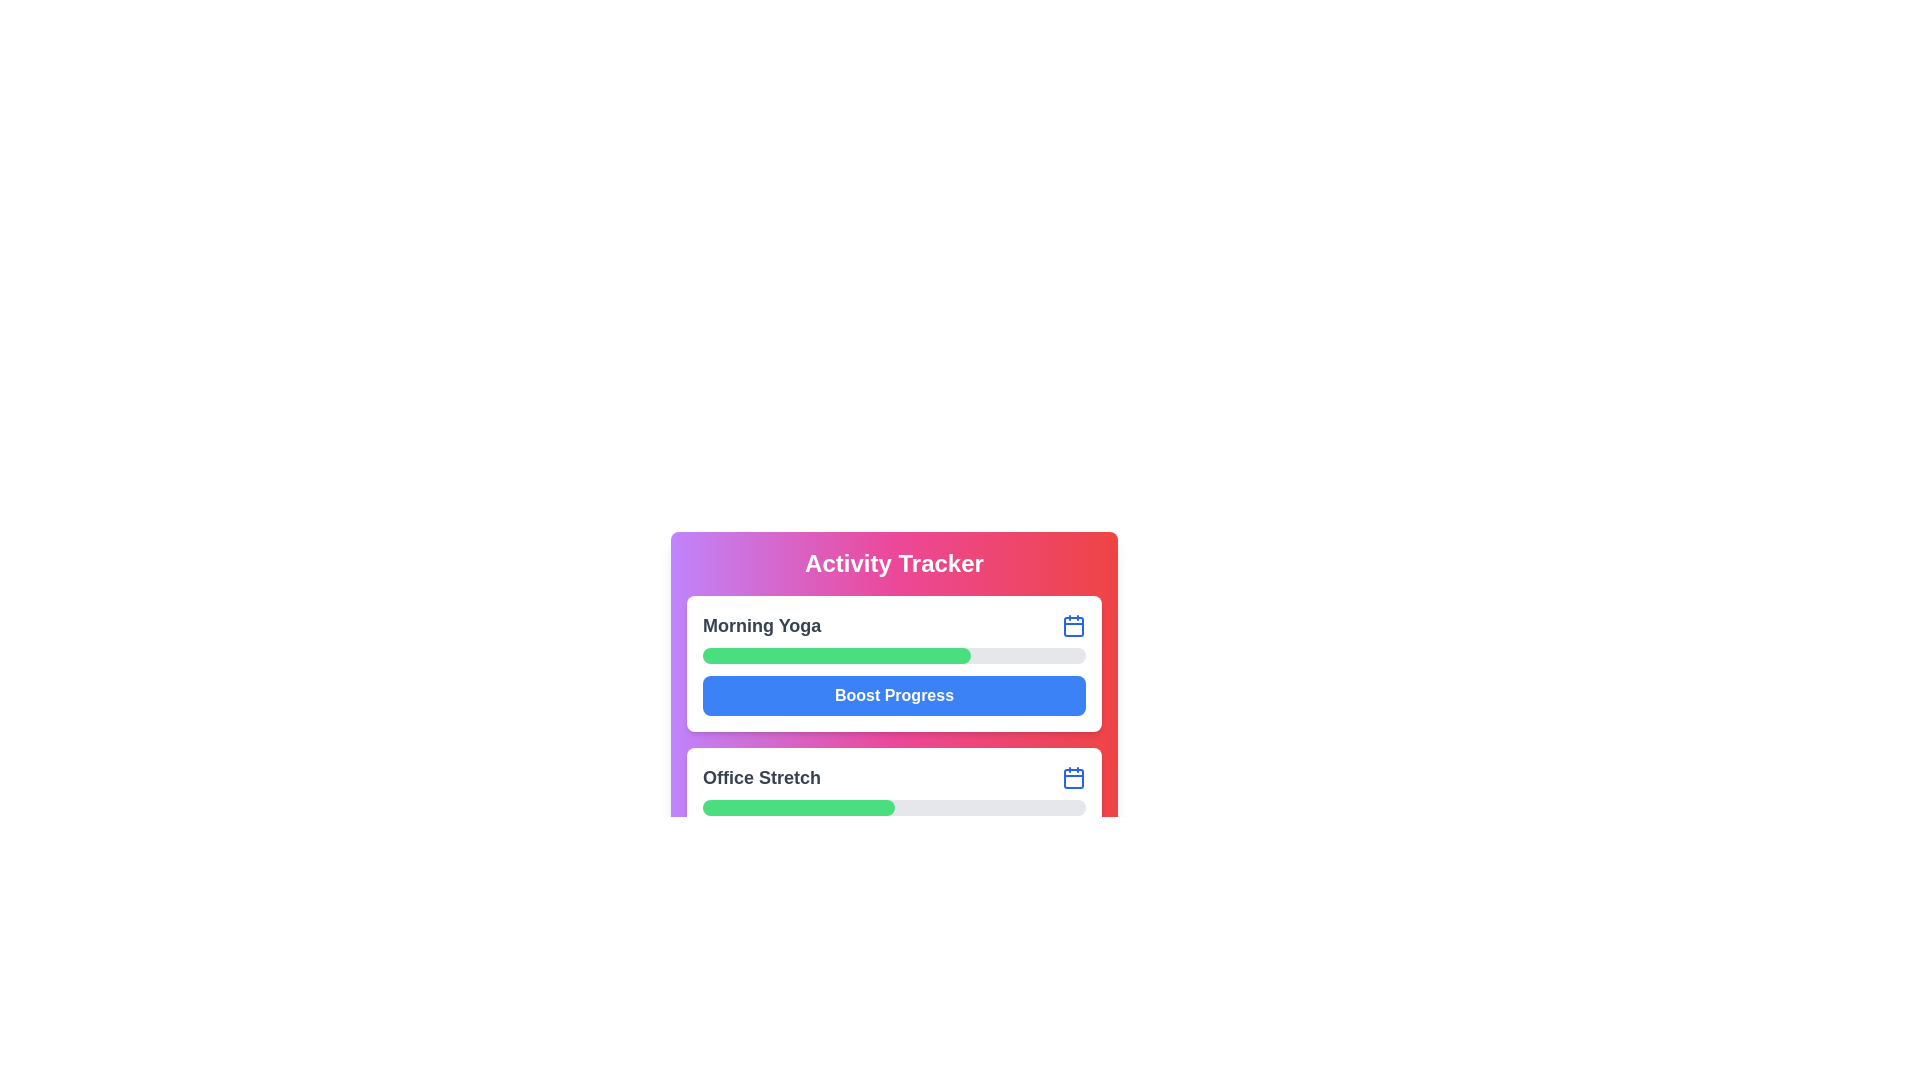 Image resolution: width=1920 pixels, height=1080 pixels. What do you see at coordinates (817, 959) in the screenshot?
I see `the filled section of the progress bar representing the 'Office Stretch' activity in the 'Activity Tracker' interface` at bounding box center [817, 959].